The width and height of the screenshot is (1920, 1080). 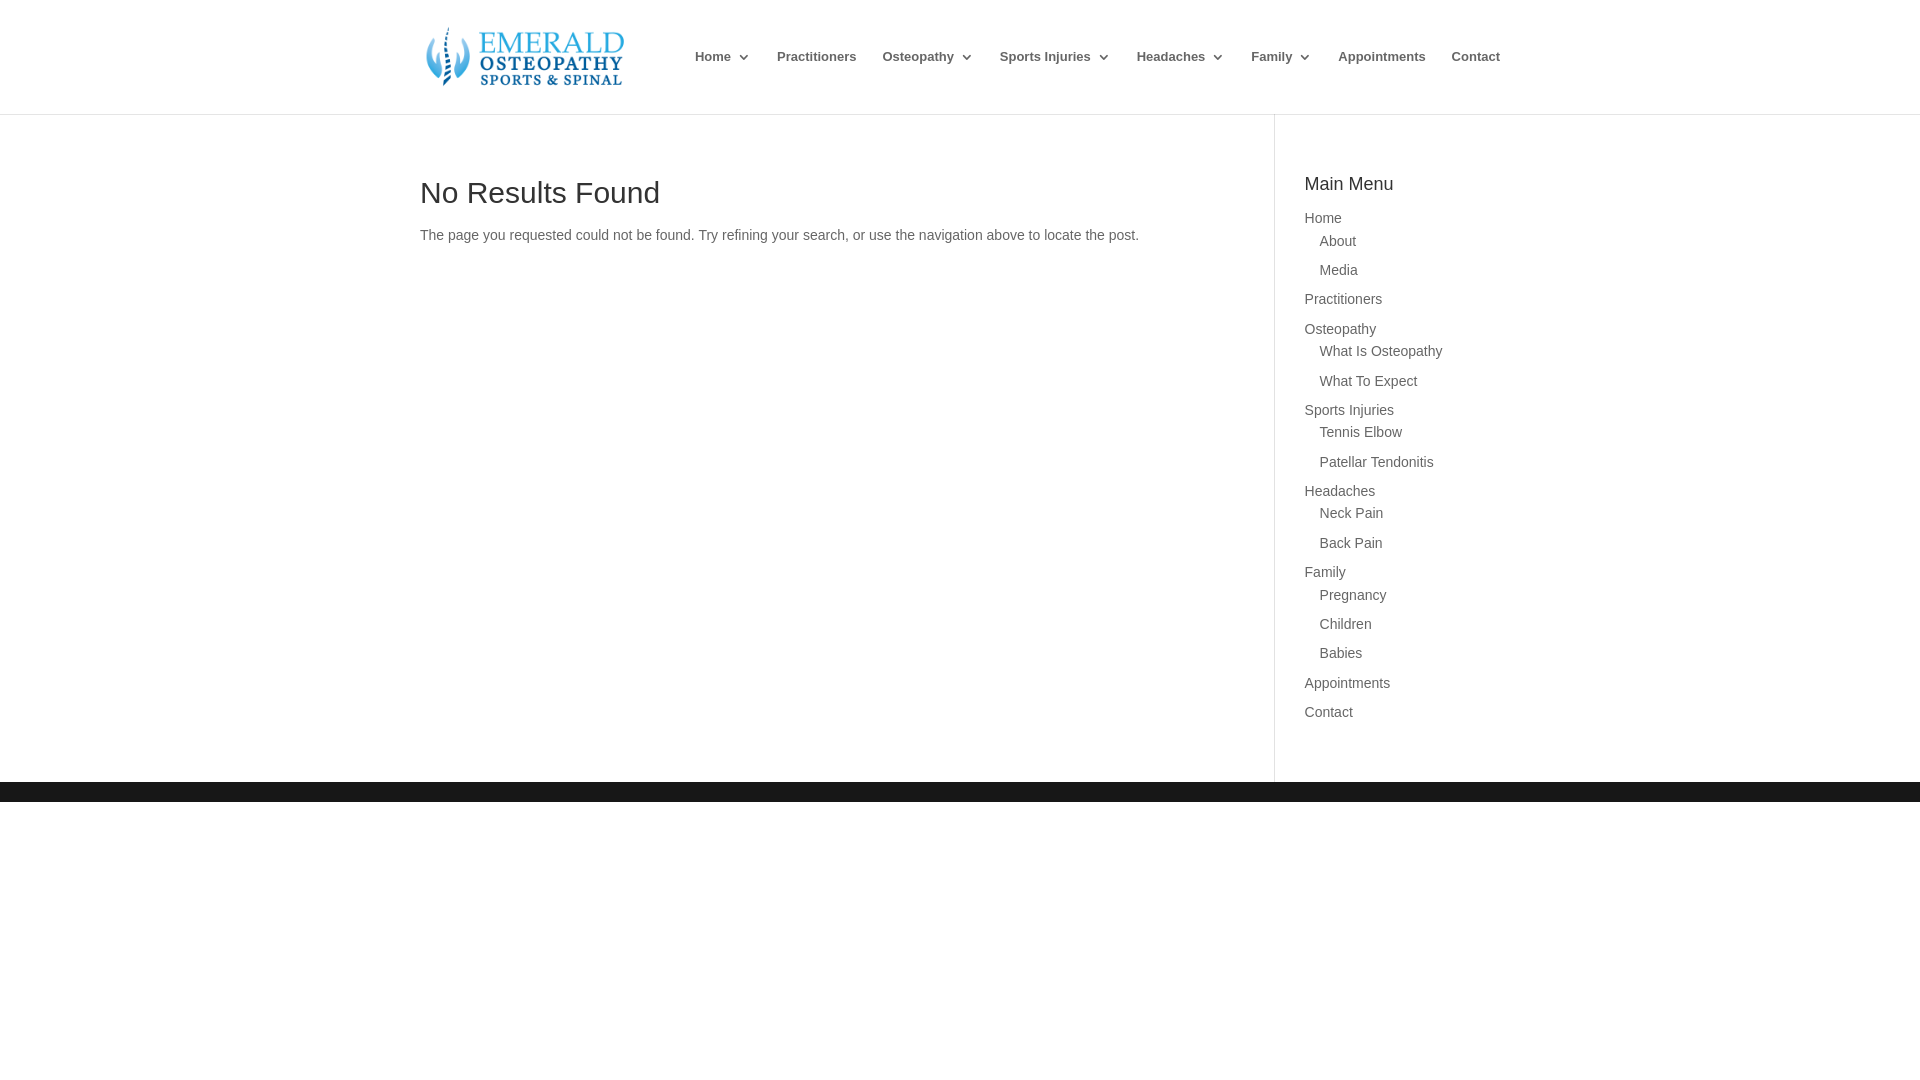 What do you see at coordinates (1329, 711) in the screenshot?
I see `'Contact'` at bounding box center [1329, 711].